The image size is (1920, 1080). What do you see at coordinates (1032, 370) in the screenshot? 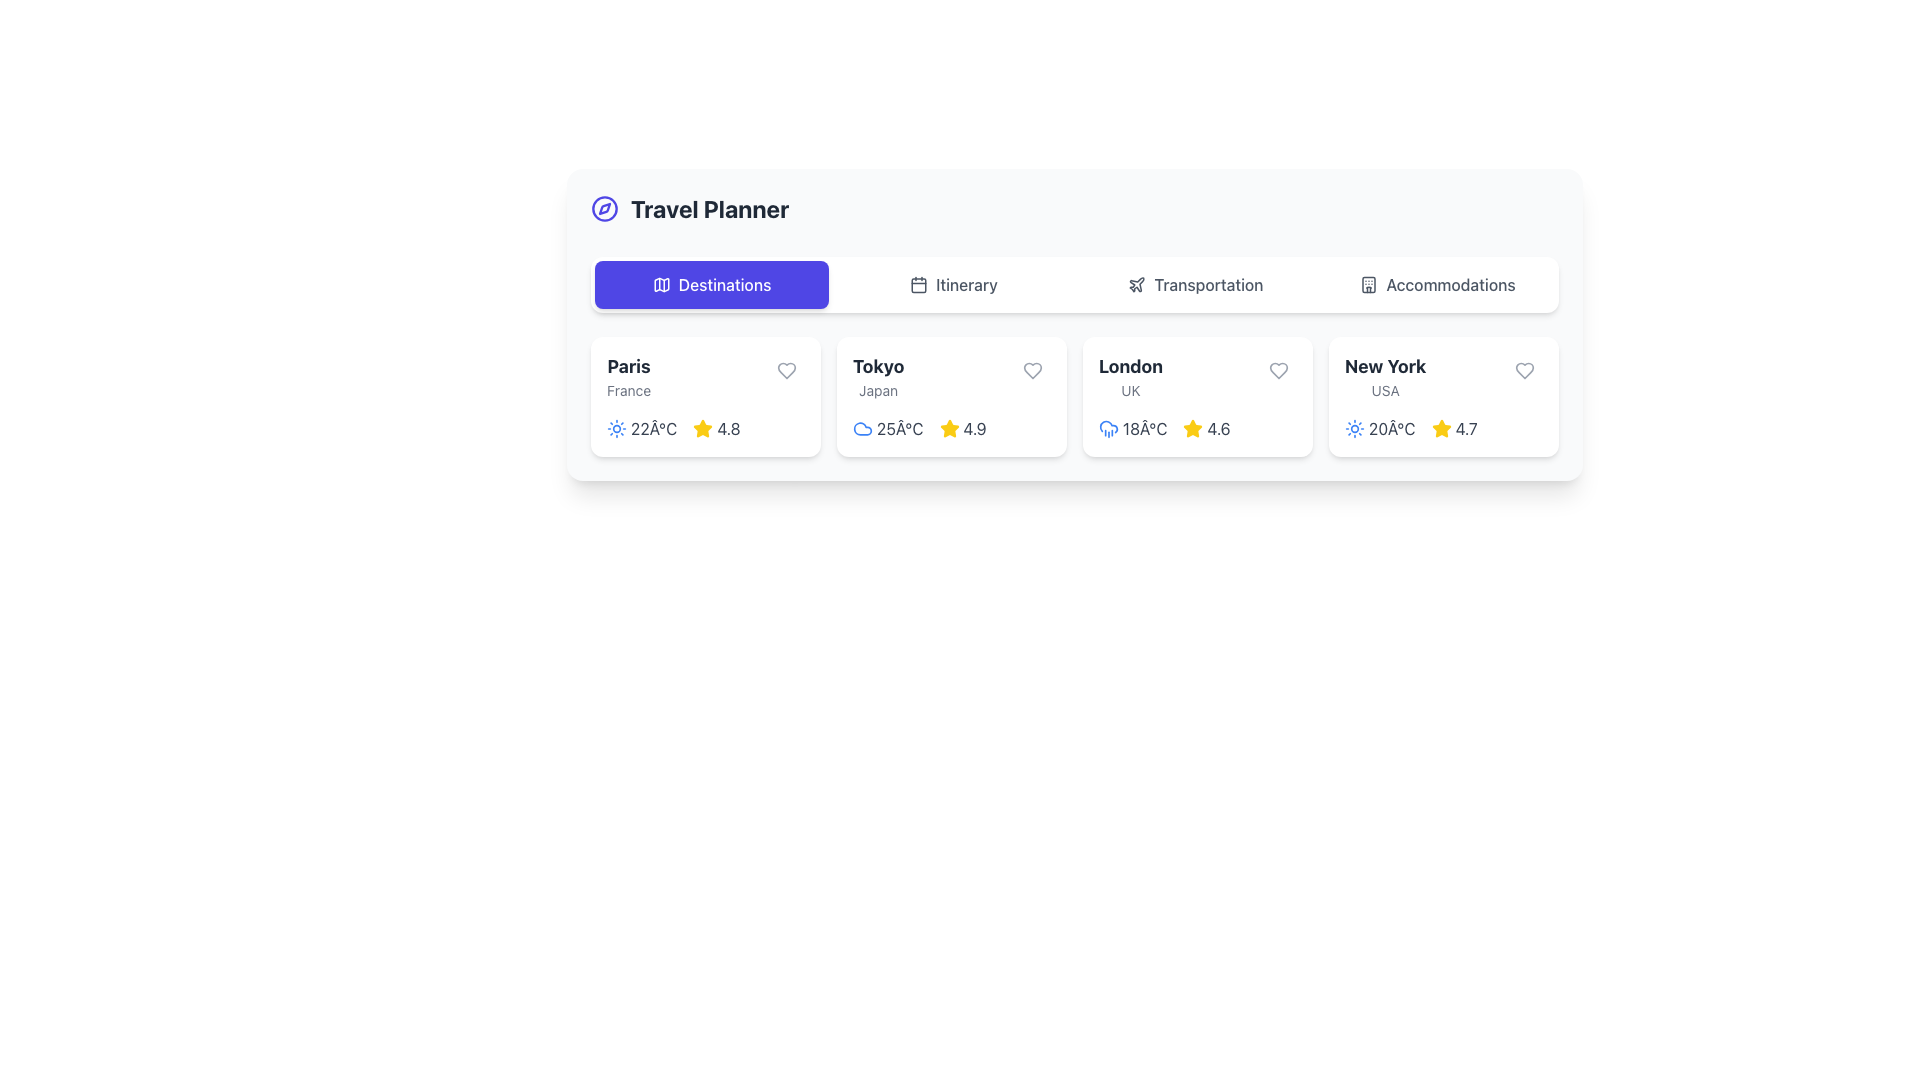
I see `the heart-shaped icon located in the bottom-right corner of the 'Tokyo, Japan' card` at bounding box center [1032, 370].